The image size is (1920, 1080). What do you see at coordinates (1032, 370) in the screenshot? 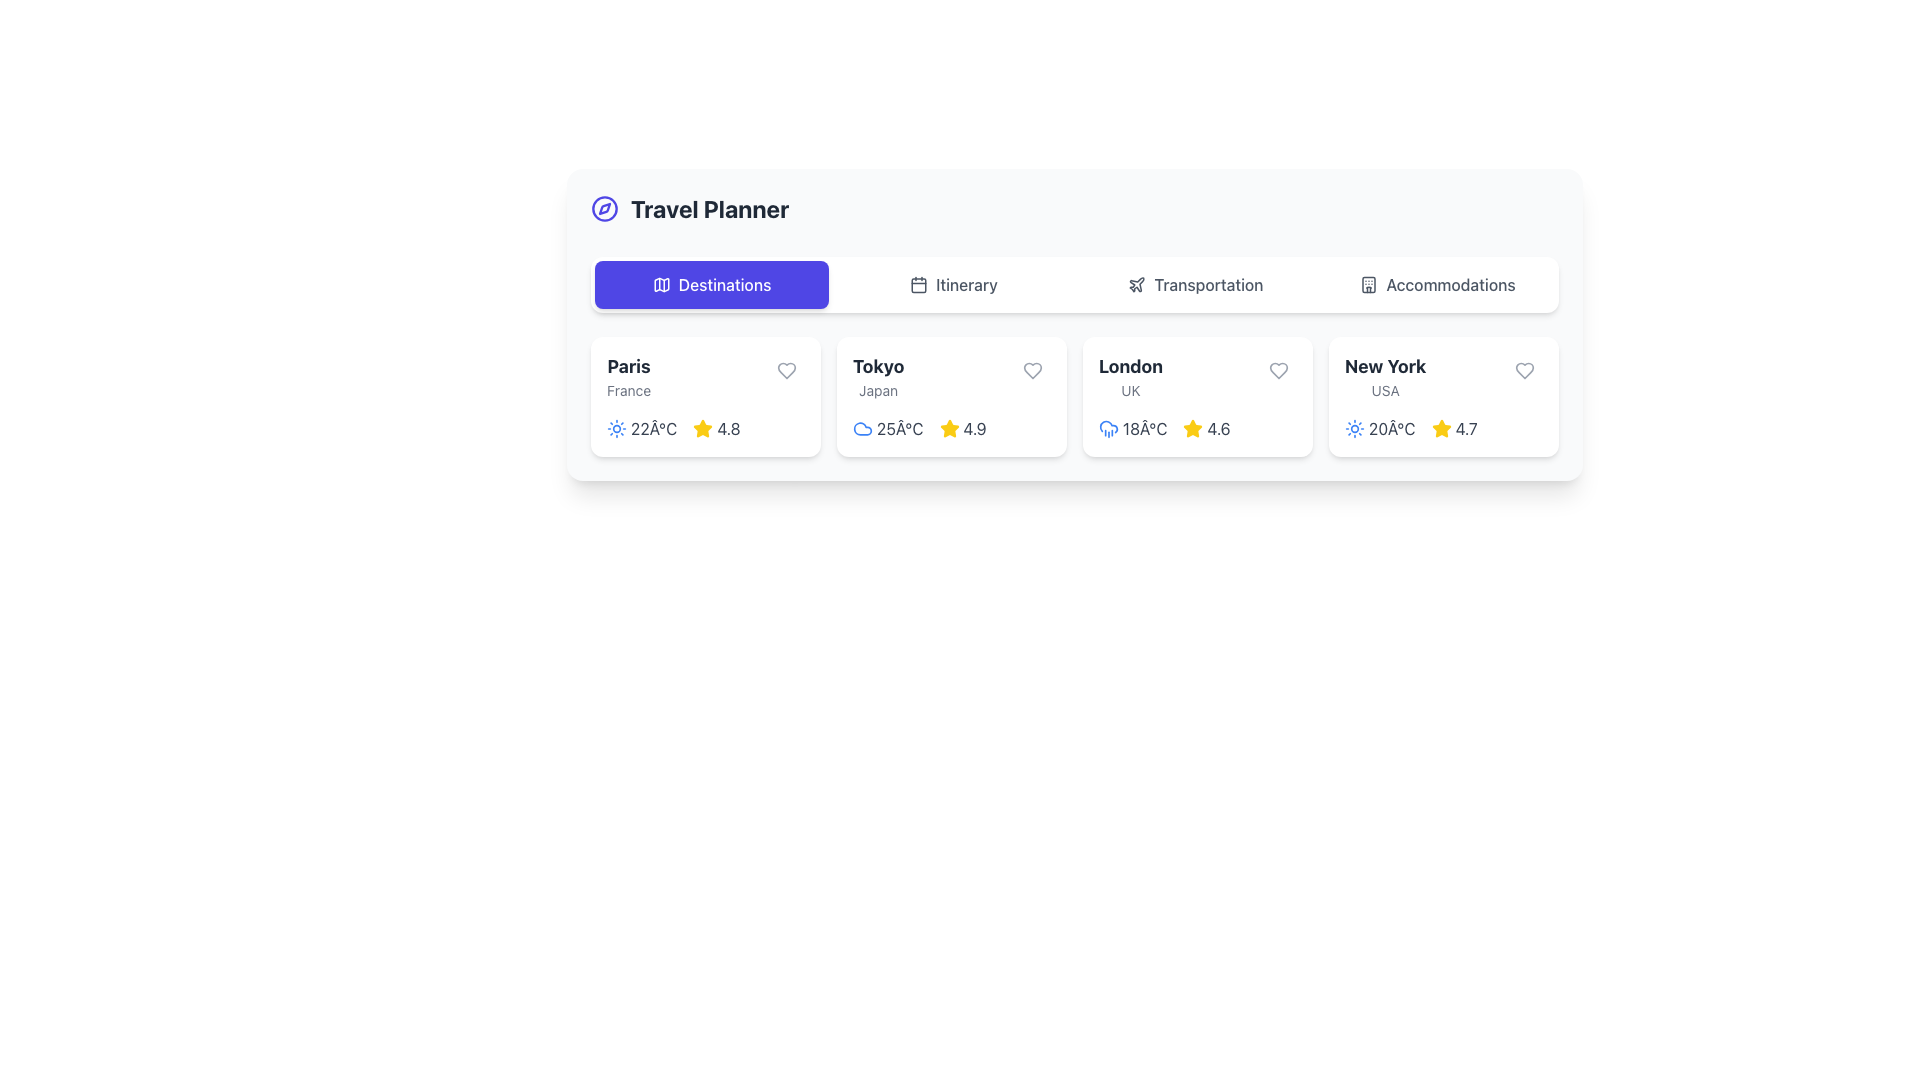
I see `the heart-shaped icon located in the bottom-right corner of the 'Tokyo, Japan' card` at bounding box center [1032, 370].